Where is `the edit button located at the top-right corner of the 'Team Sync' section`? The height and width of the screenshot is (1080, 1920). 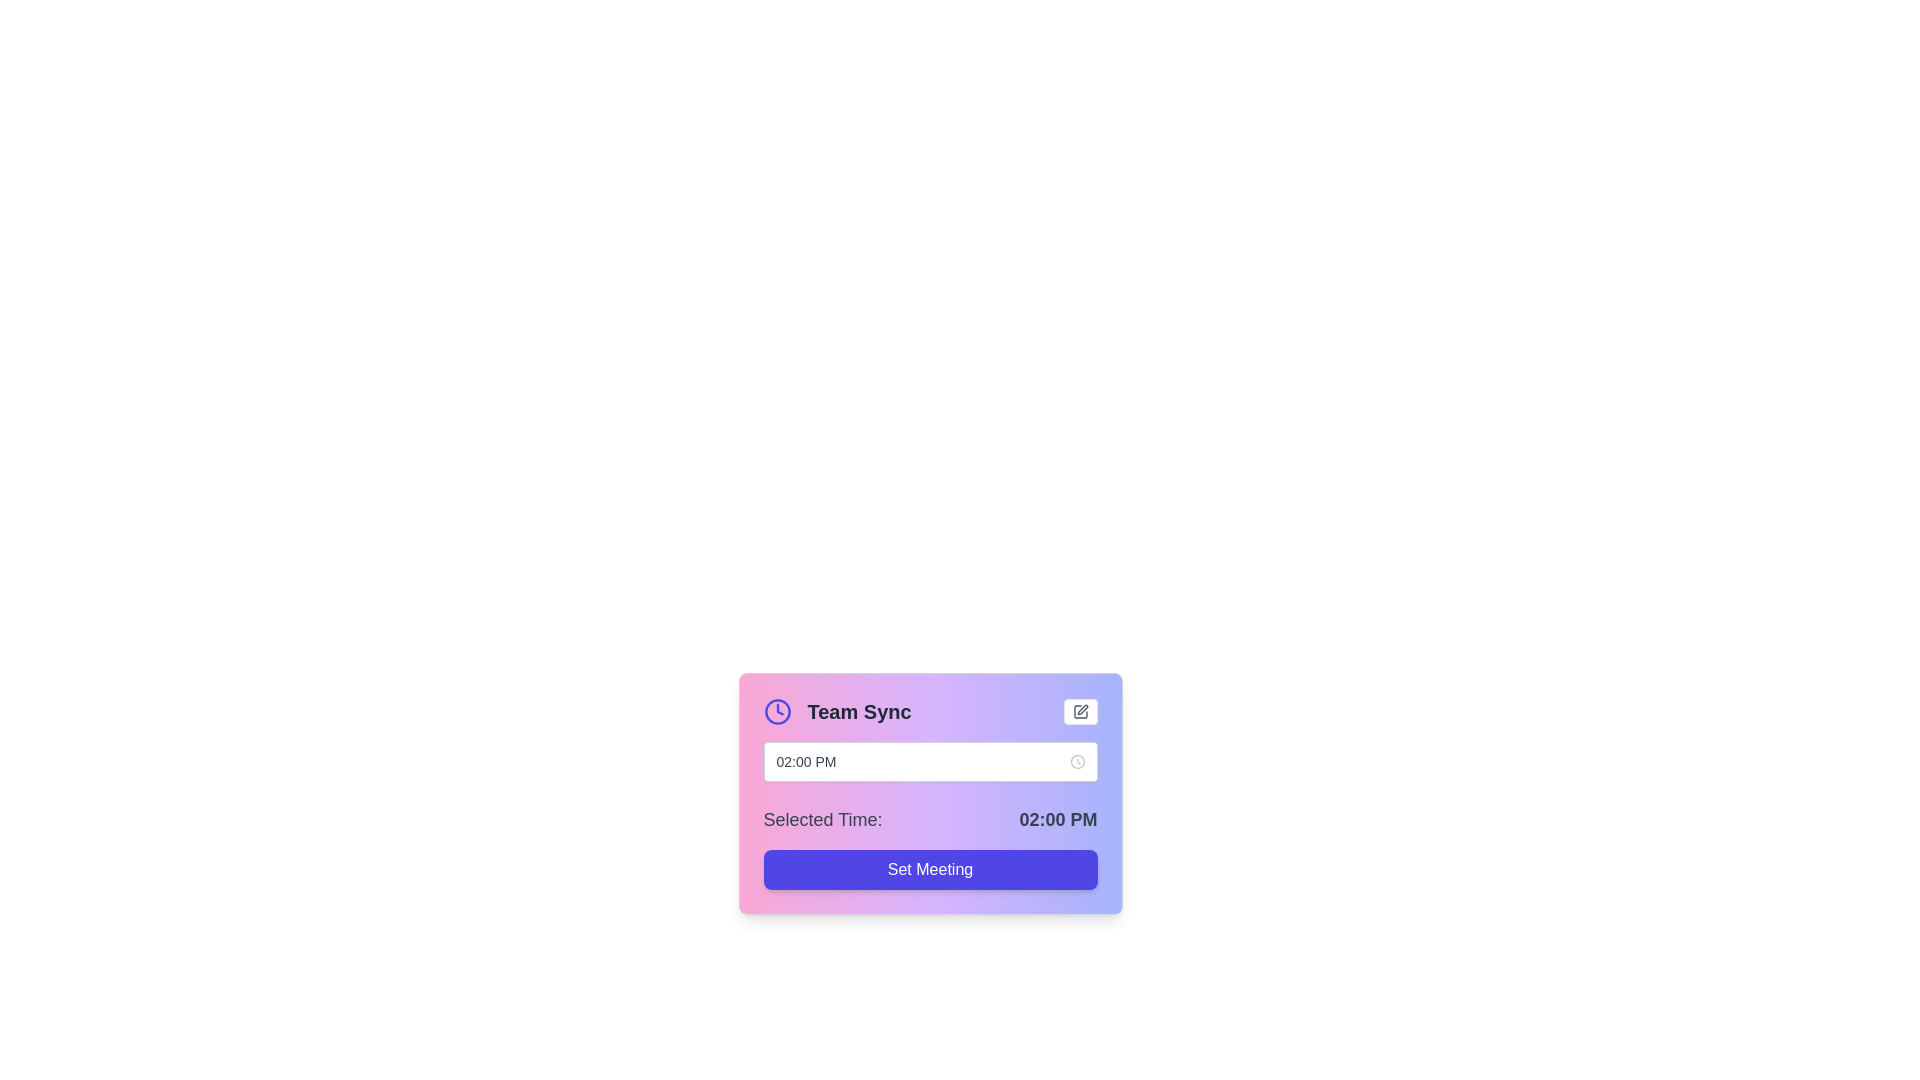 the edit button located at the top-right corner of the 'Team Sync' section is located at coordinates (1079, 711).